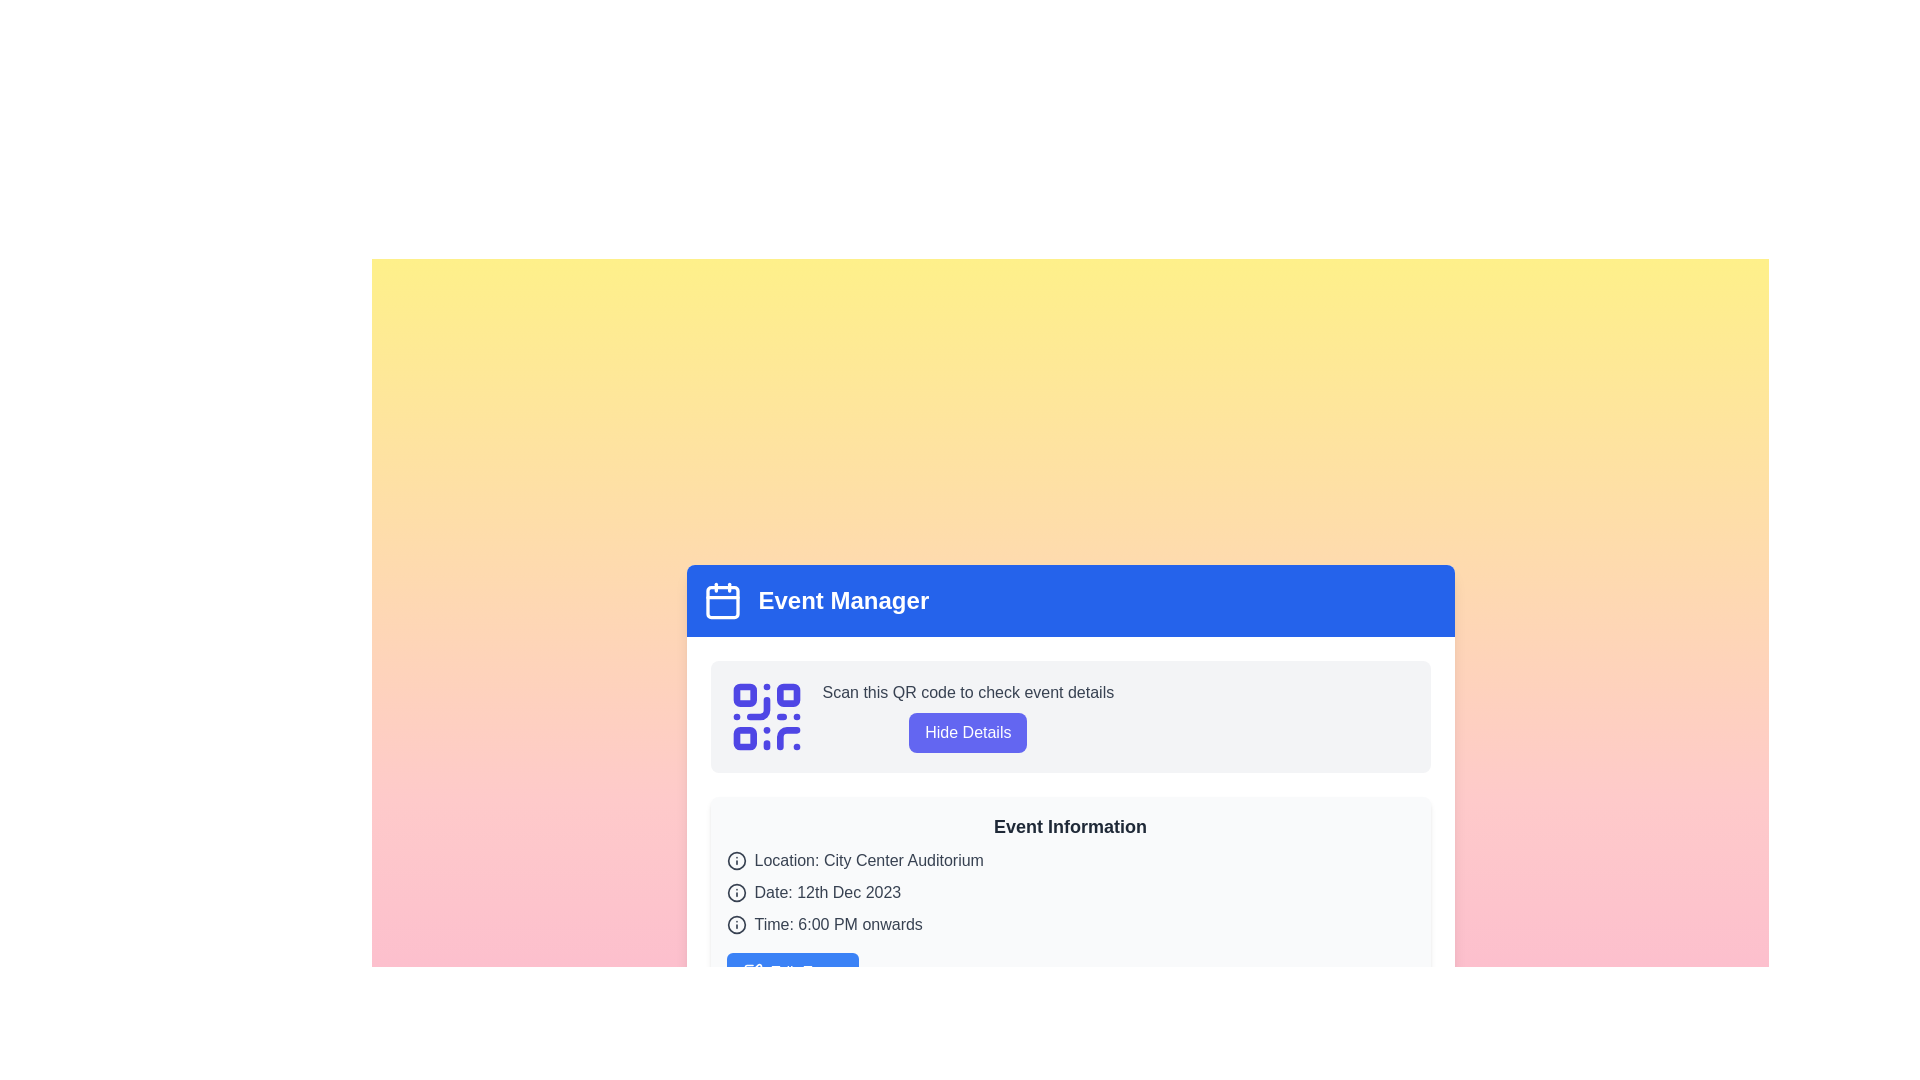  Describe the element at coordinates (791, 971) in the screenshot. I see `the 'Edit Event' button, which has rounded corners, a blue background, and is located at the bottom of the event detail panel` at that location.